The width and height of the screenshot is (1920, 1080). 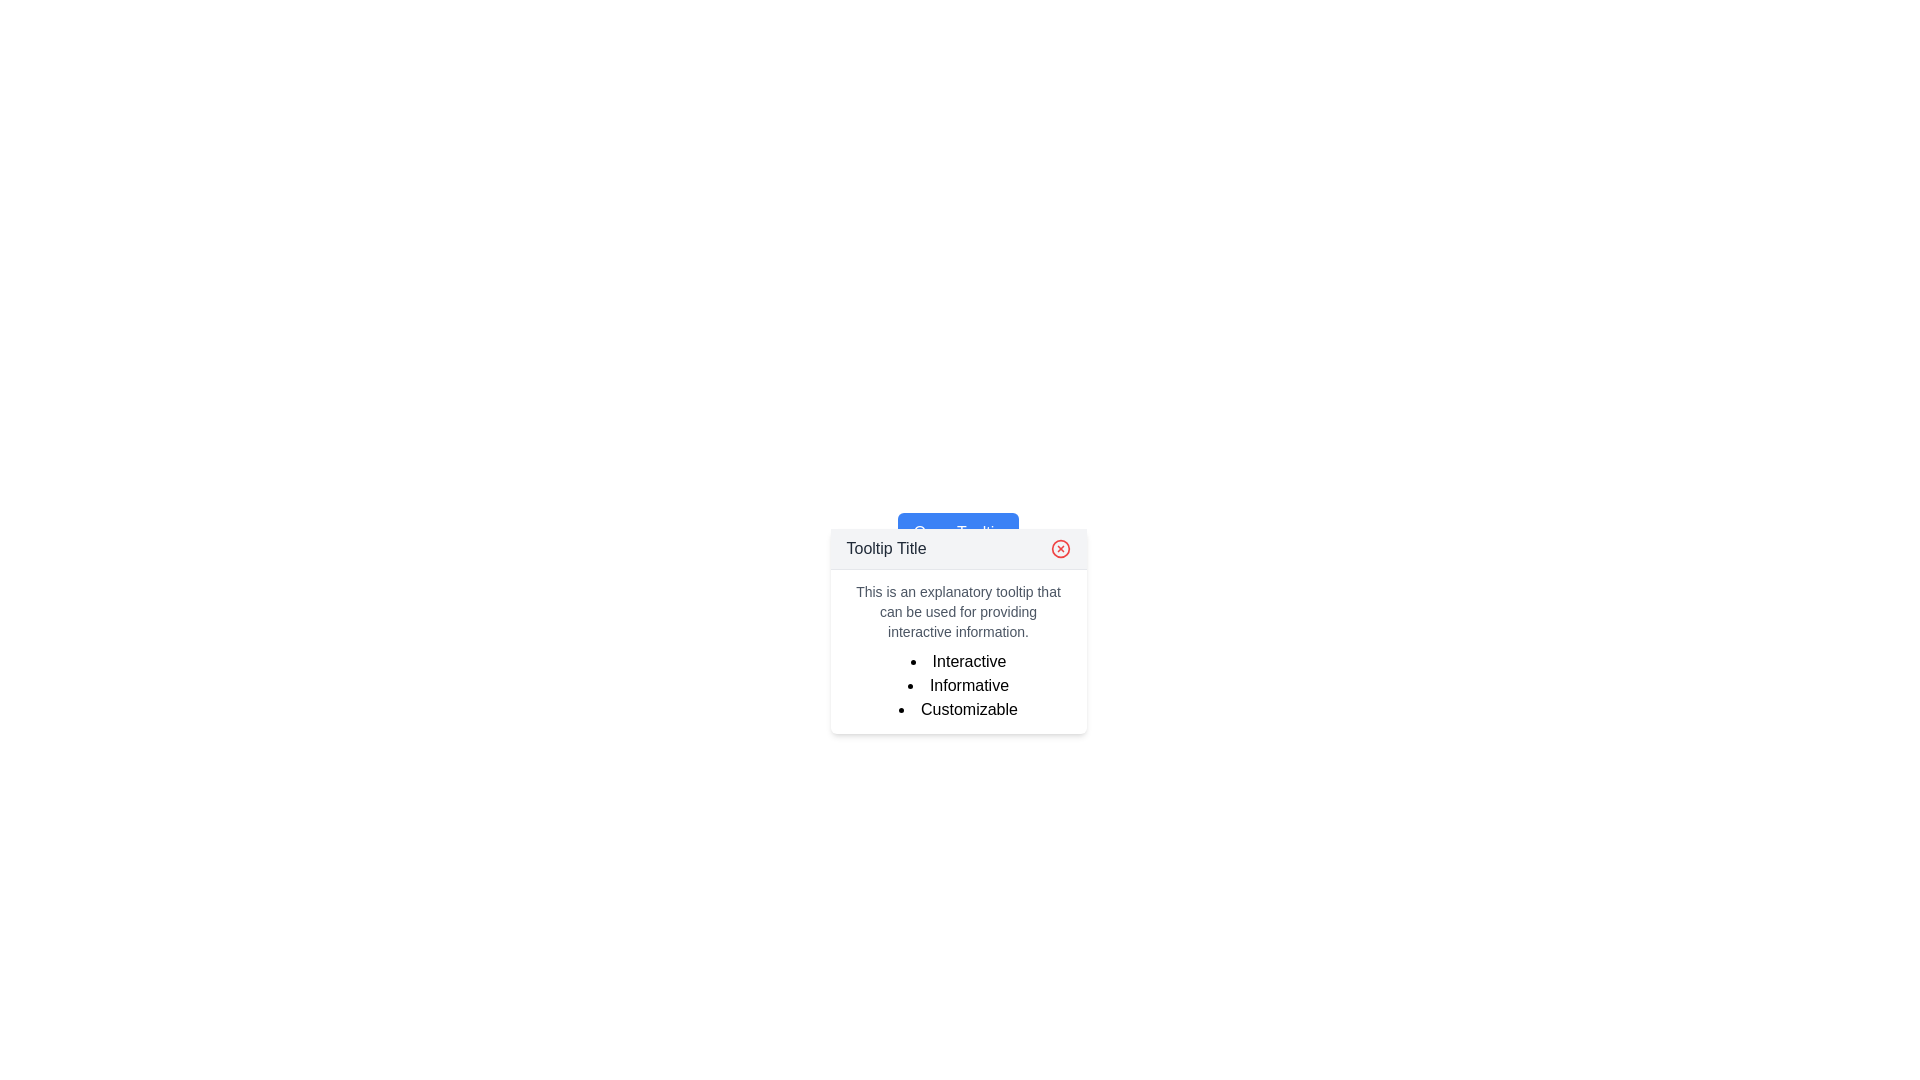 I want to click on the Tooltip Header which contains the text 'Tooltip Title' and a red close icon on the right, located at the top of the tooltip interface, so click(x=957, y=549).